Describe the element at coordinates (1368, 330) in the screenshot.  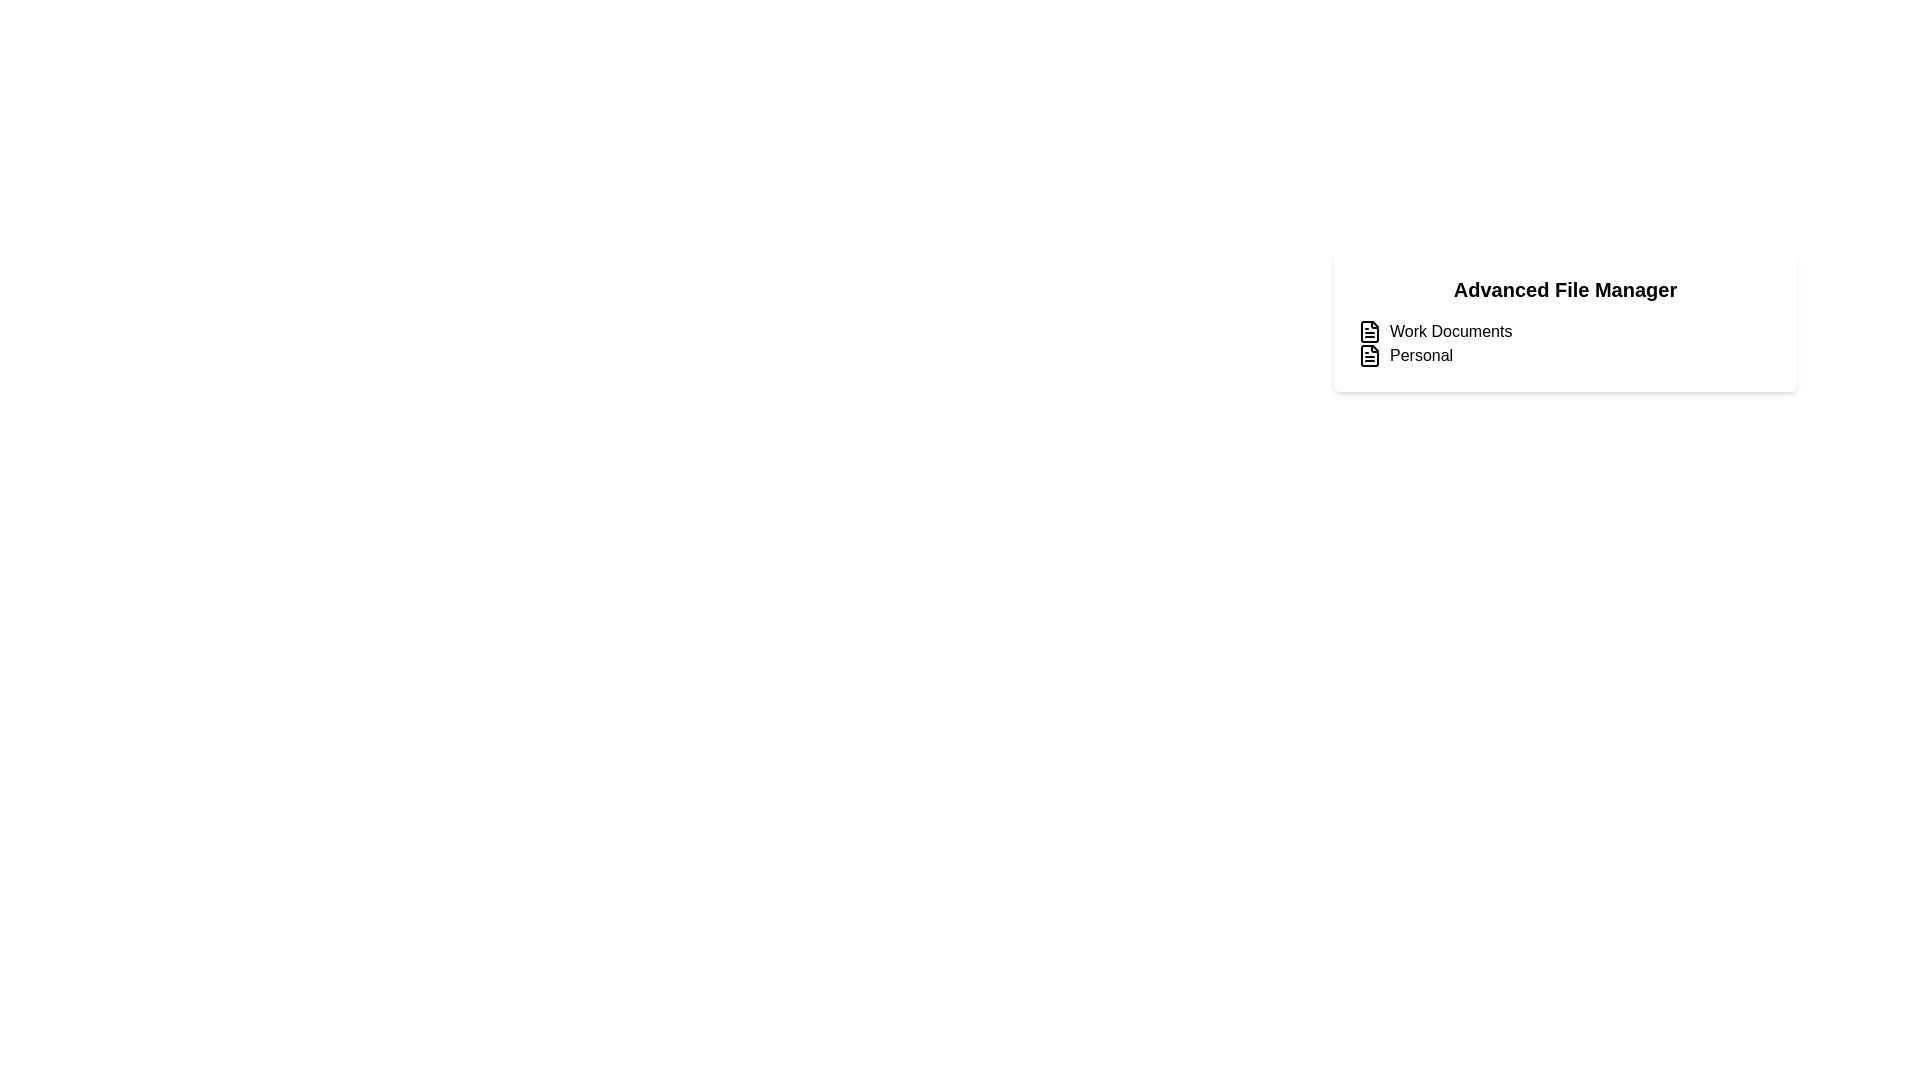
I see `the small rectangular icon depicting a file or document located on the left side of the 'Work Documents' label` at that location.